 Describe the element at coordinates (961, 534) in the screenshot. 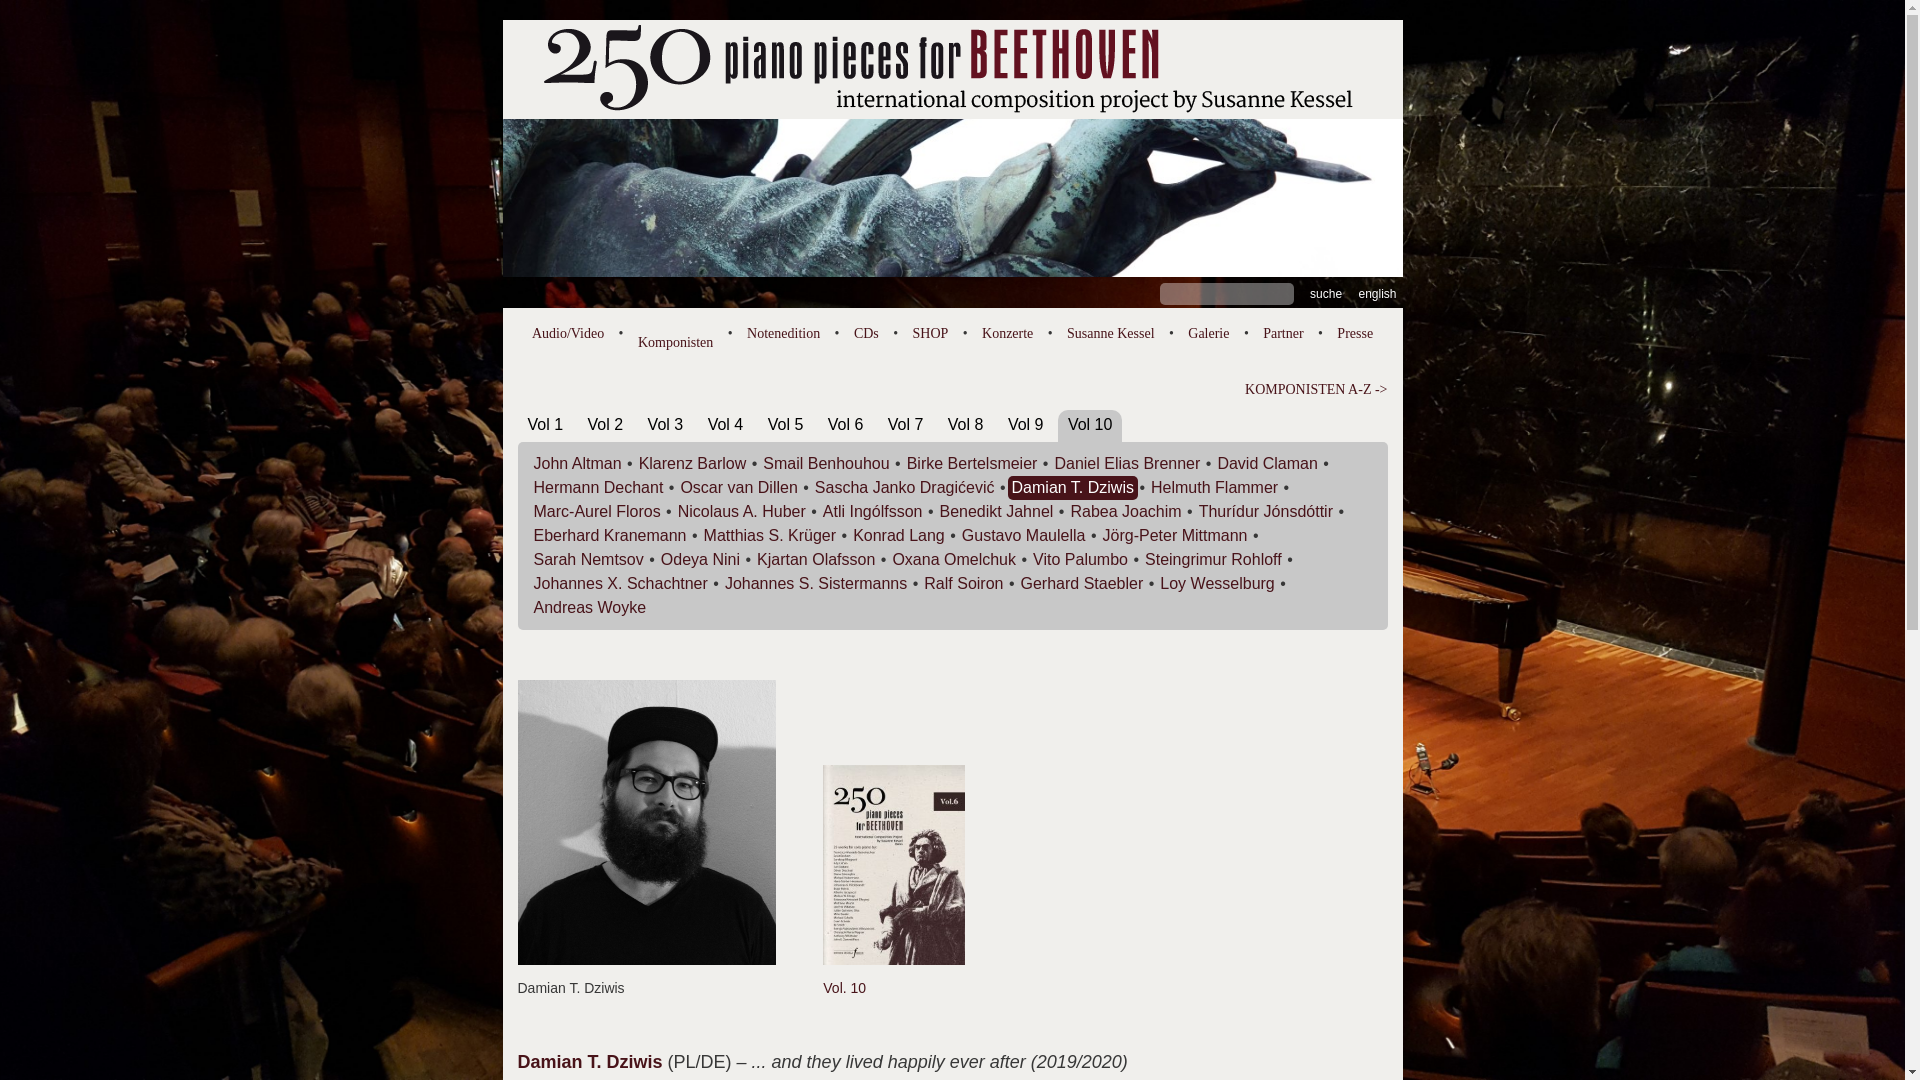

I see `'Gustavo Maulella'` at that location.